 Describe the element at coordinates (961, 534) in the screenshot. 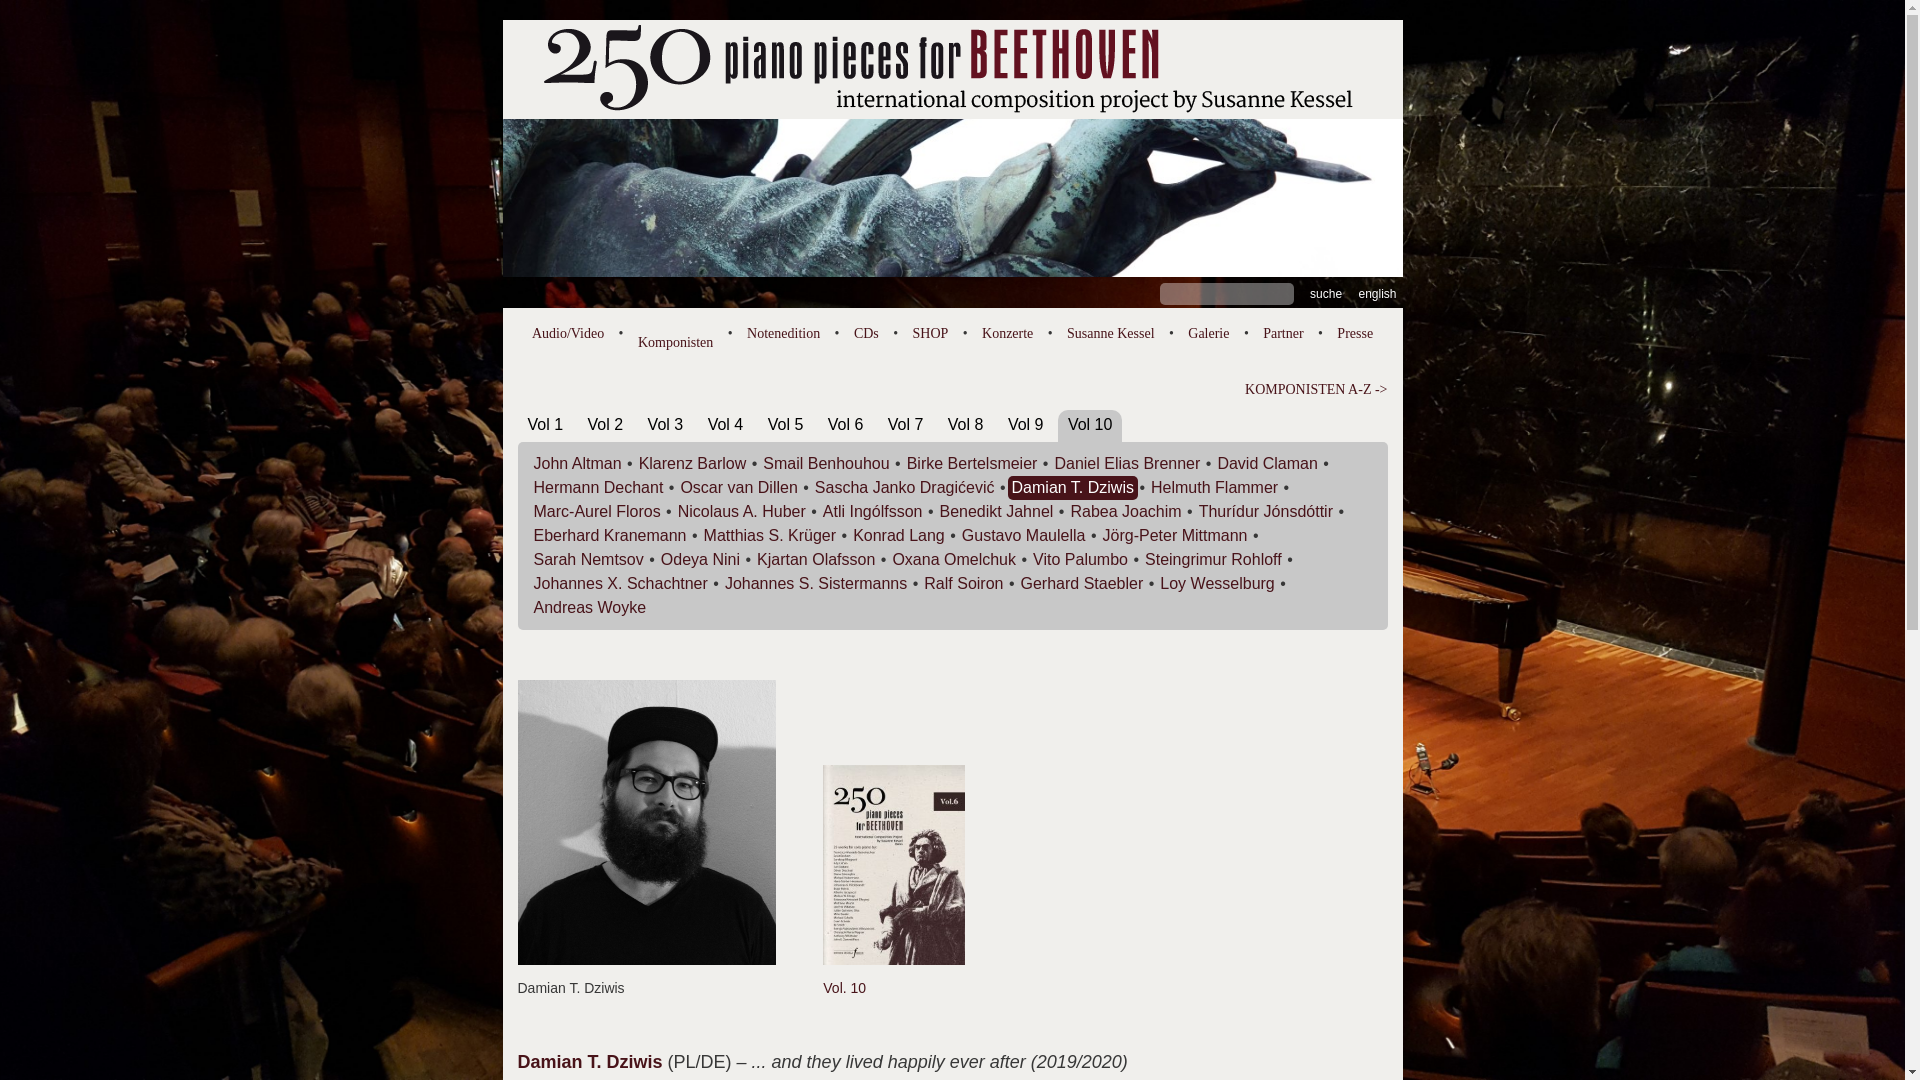

I see `'Gustavo Maulella'` at that location.